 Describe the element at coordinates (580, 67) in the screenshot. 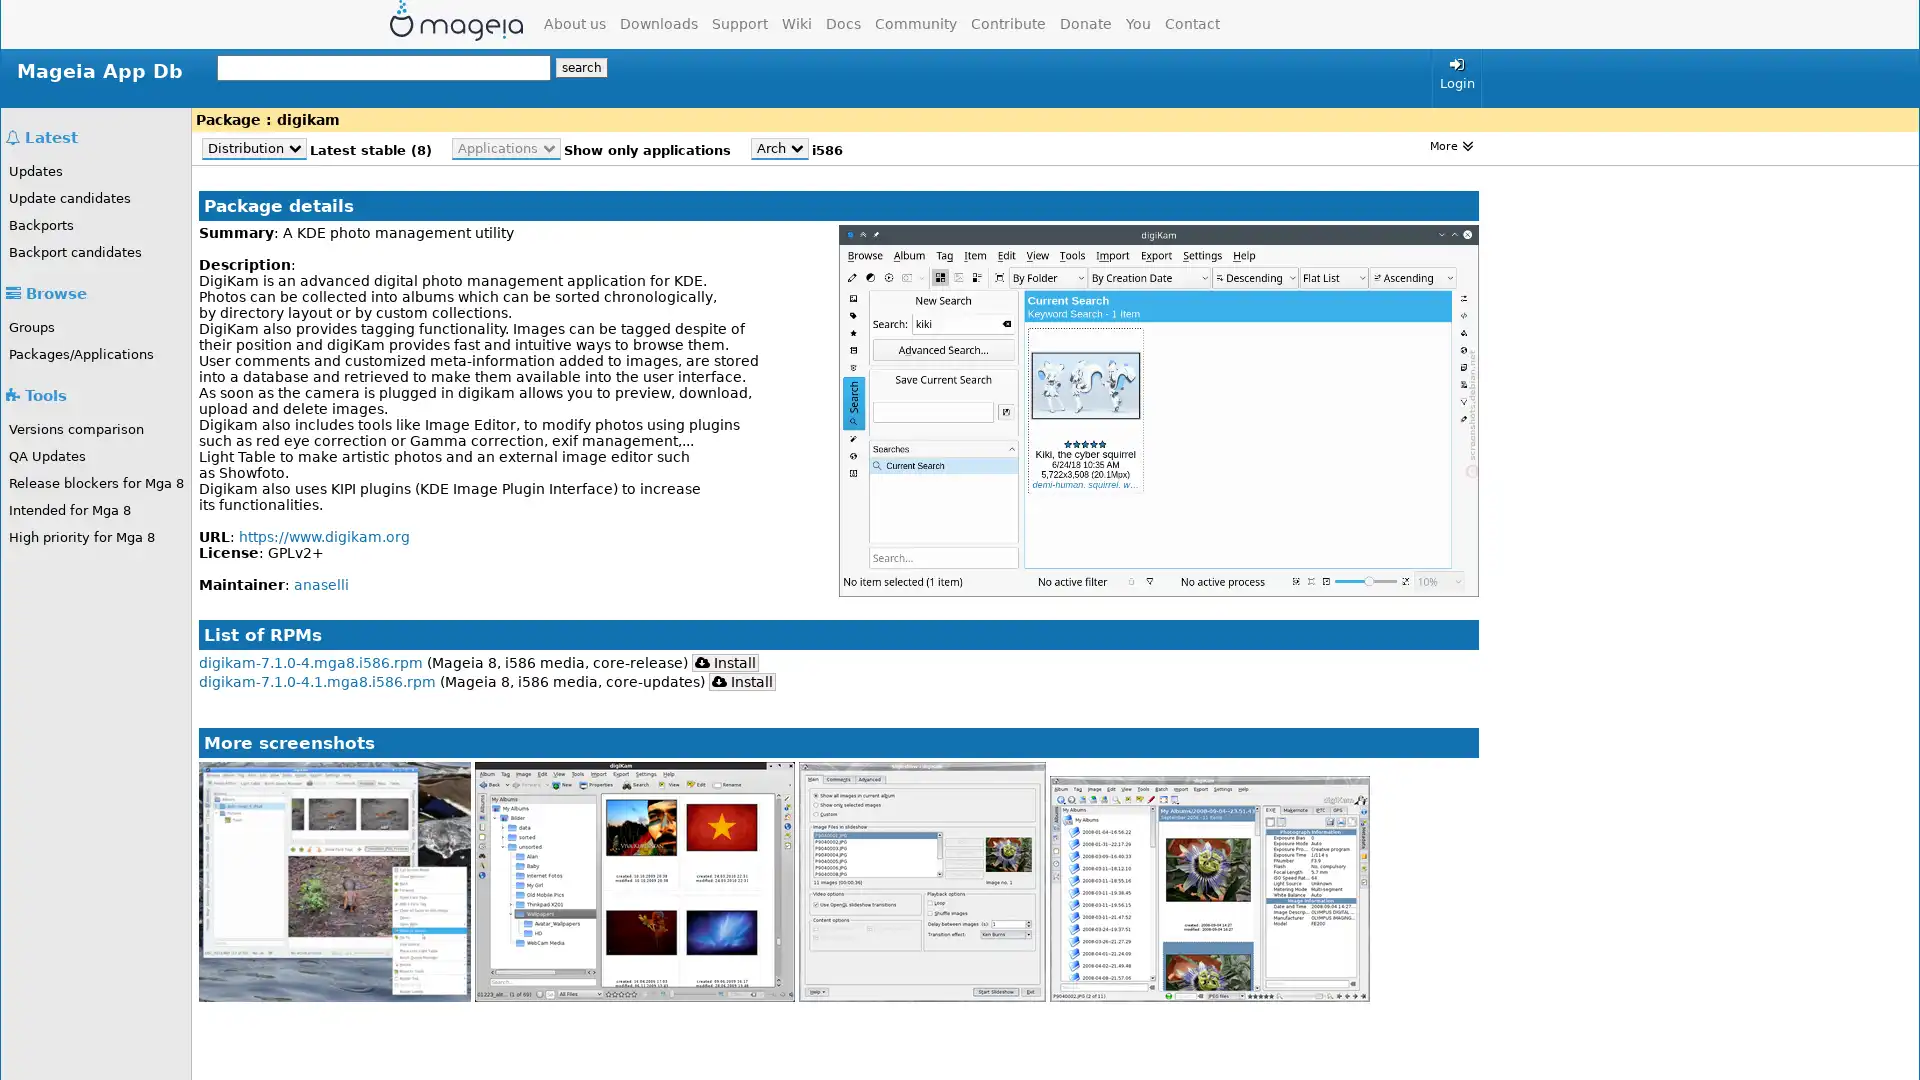

I see `search` at that location.